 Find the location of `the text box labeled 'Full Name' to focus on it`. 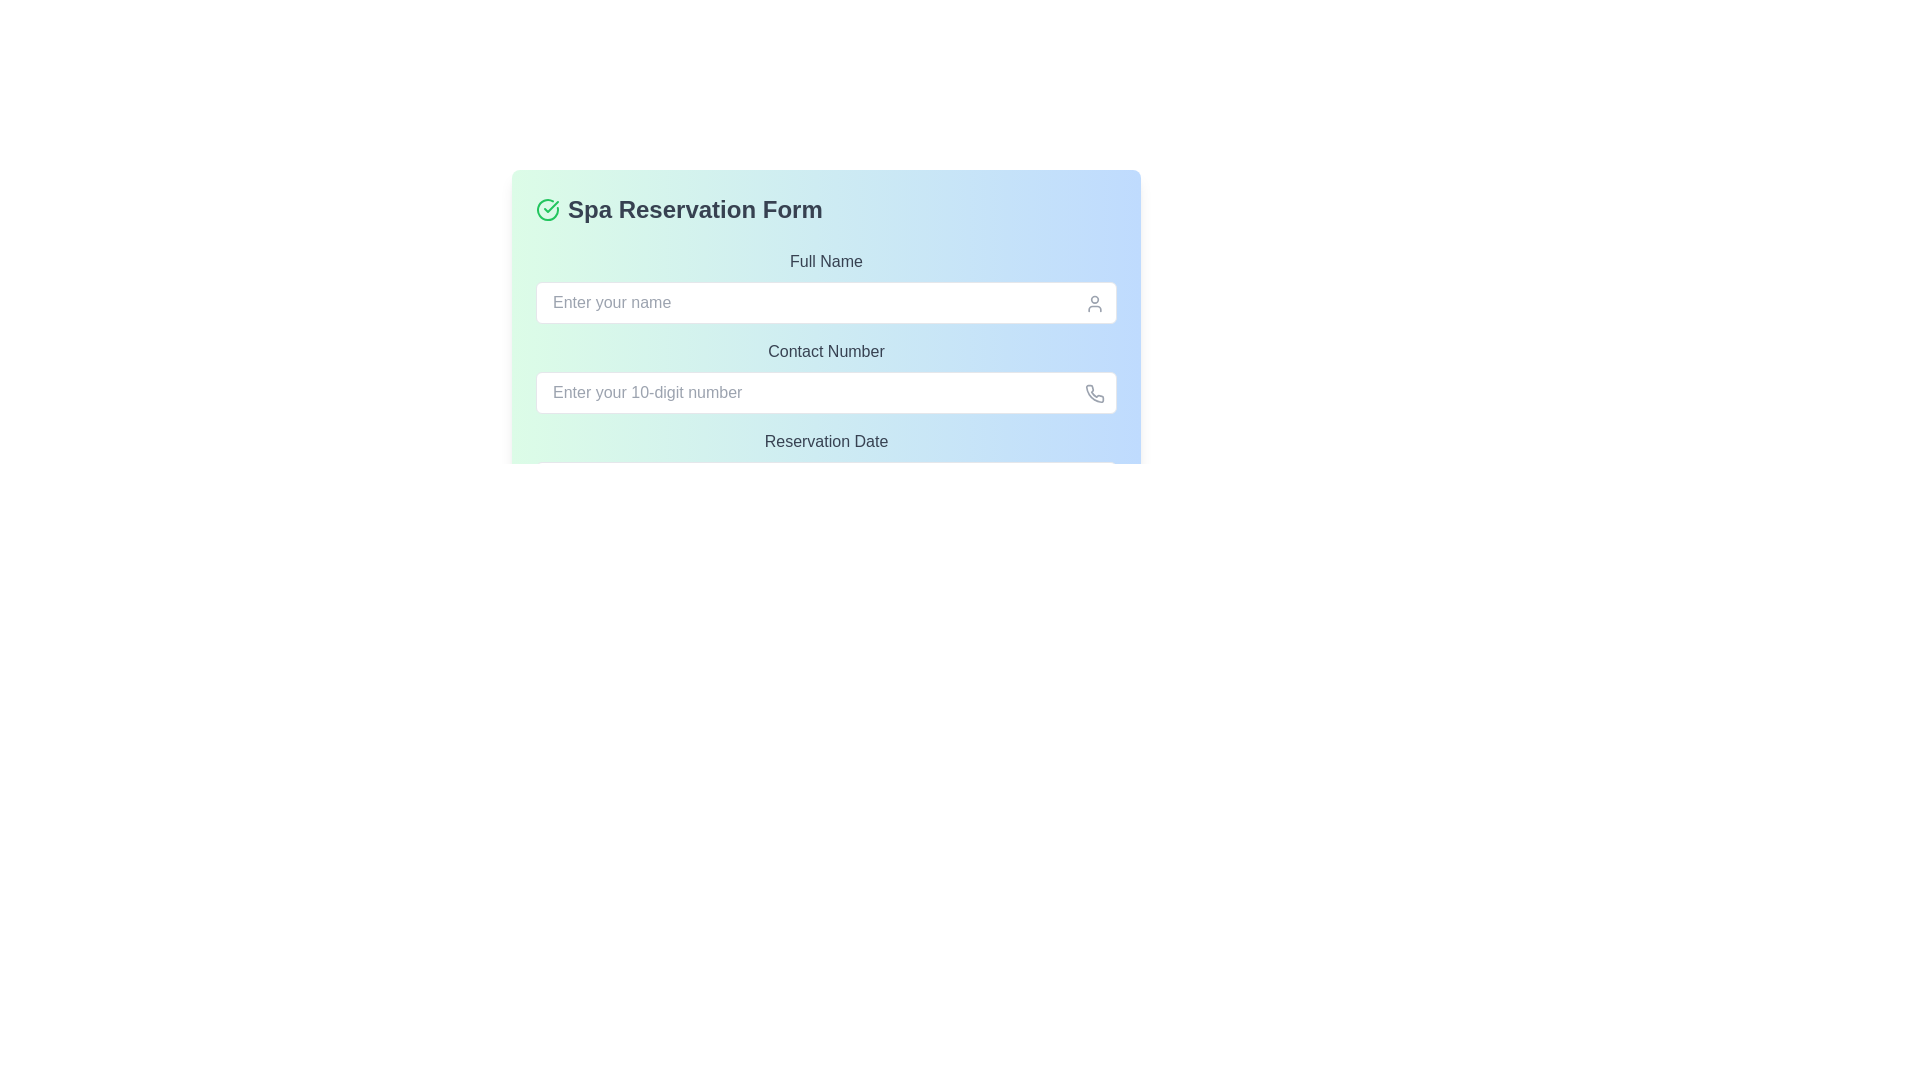

the text box labeled 'Full Name' to focus on it is located at coordinates (826, 286).